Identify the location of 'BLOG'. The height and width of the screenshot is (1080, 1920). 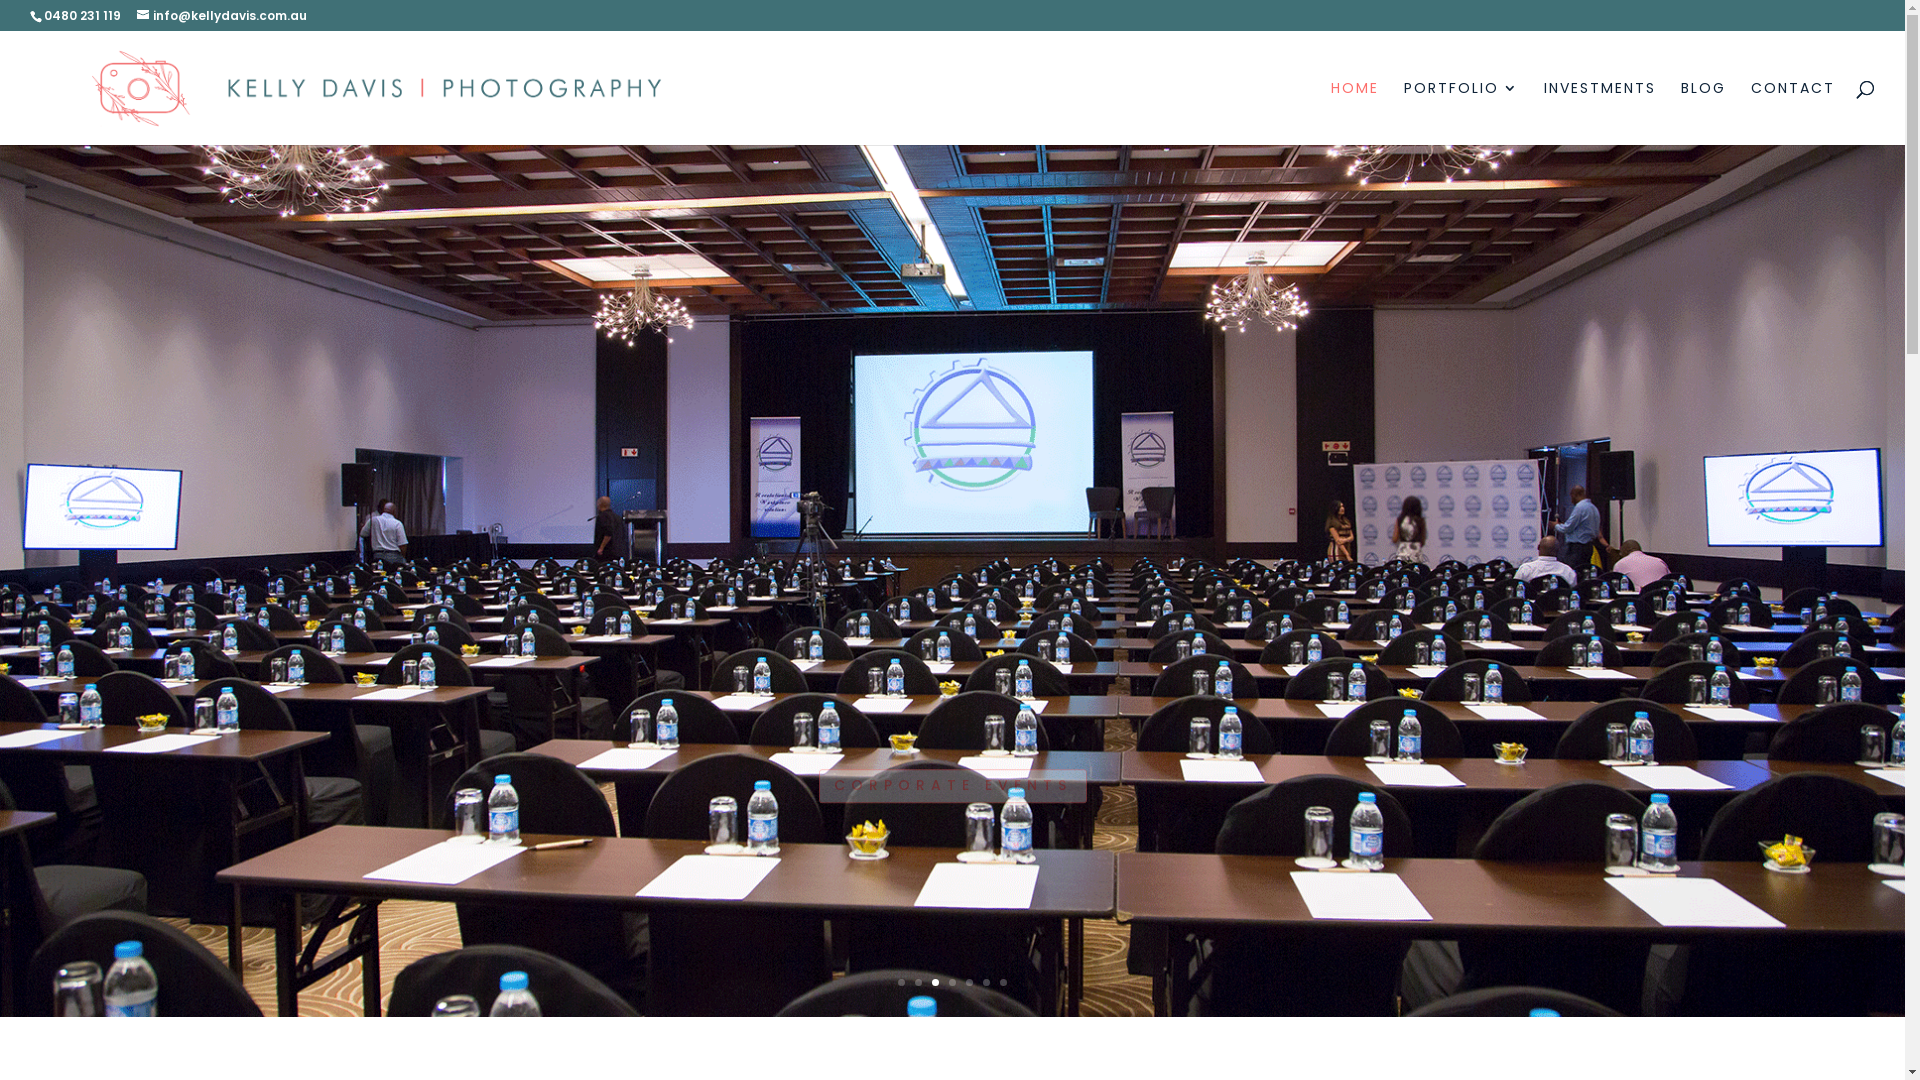
(1702, 112).